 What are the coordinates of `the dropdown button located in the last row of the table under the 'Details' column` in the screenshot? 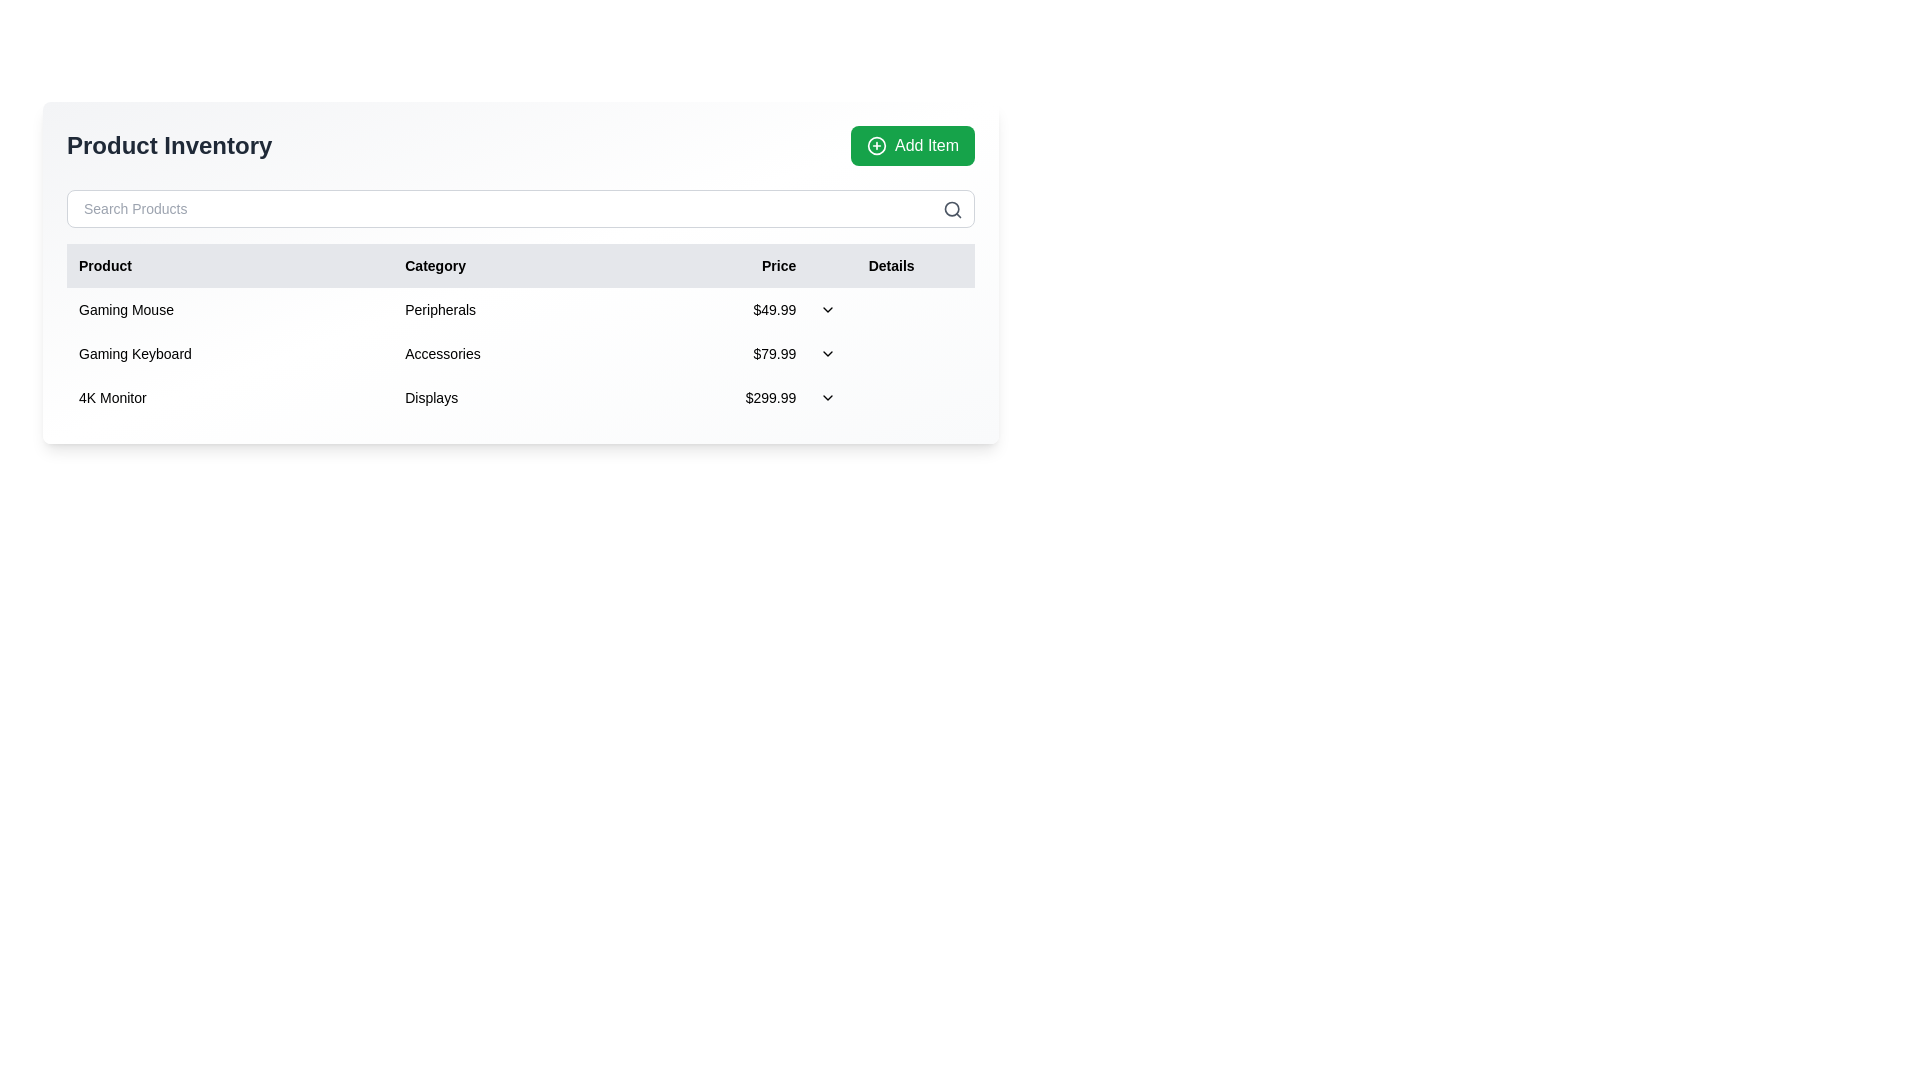 It's located at (828, 397).